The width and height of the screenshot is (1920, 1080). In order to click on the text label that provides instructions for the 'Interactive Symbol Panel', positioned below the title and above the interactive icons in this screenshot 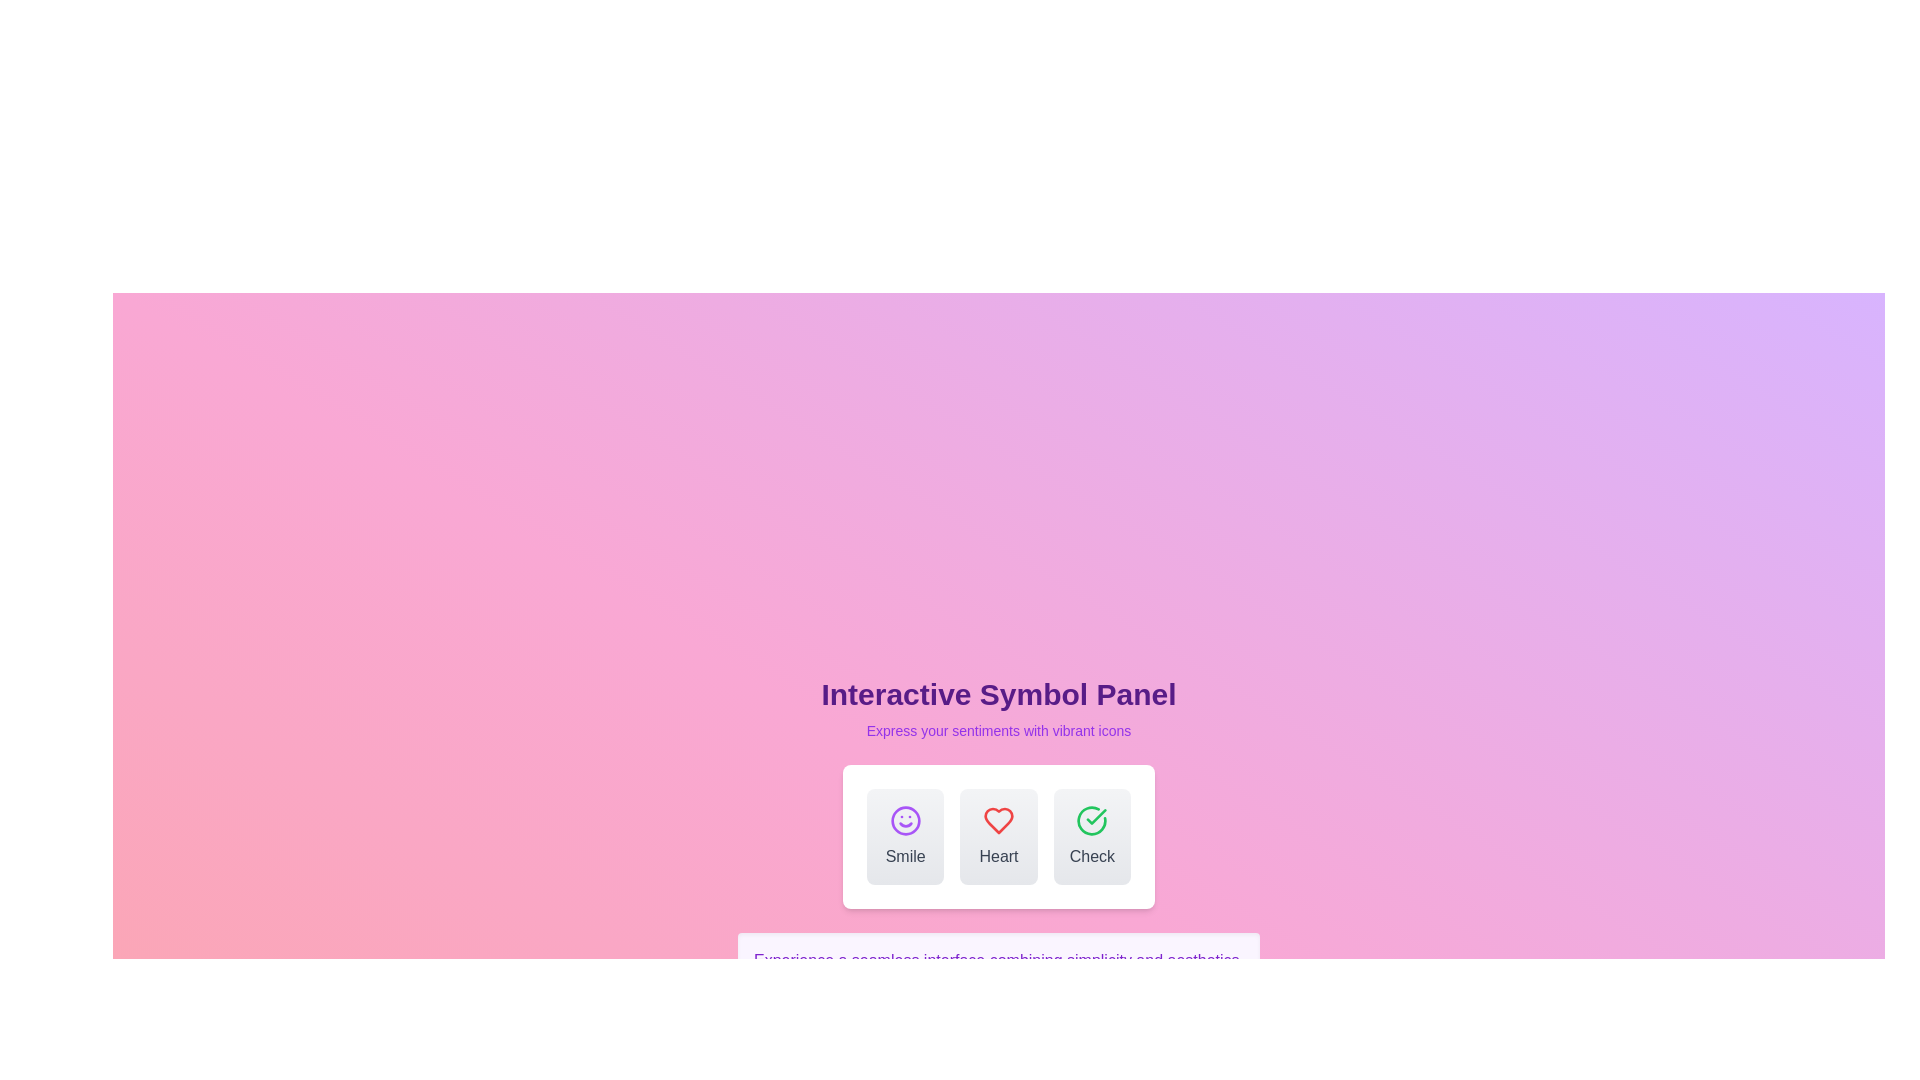, I will do `click(998, 731)`.